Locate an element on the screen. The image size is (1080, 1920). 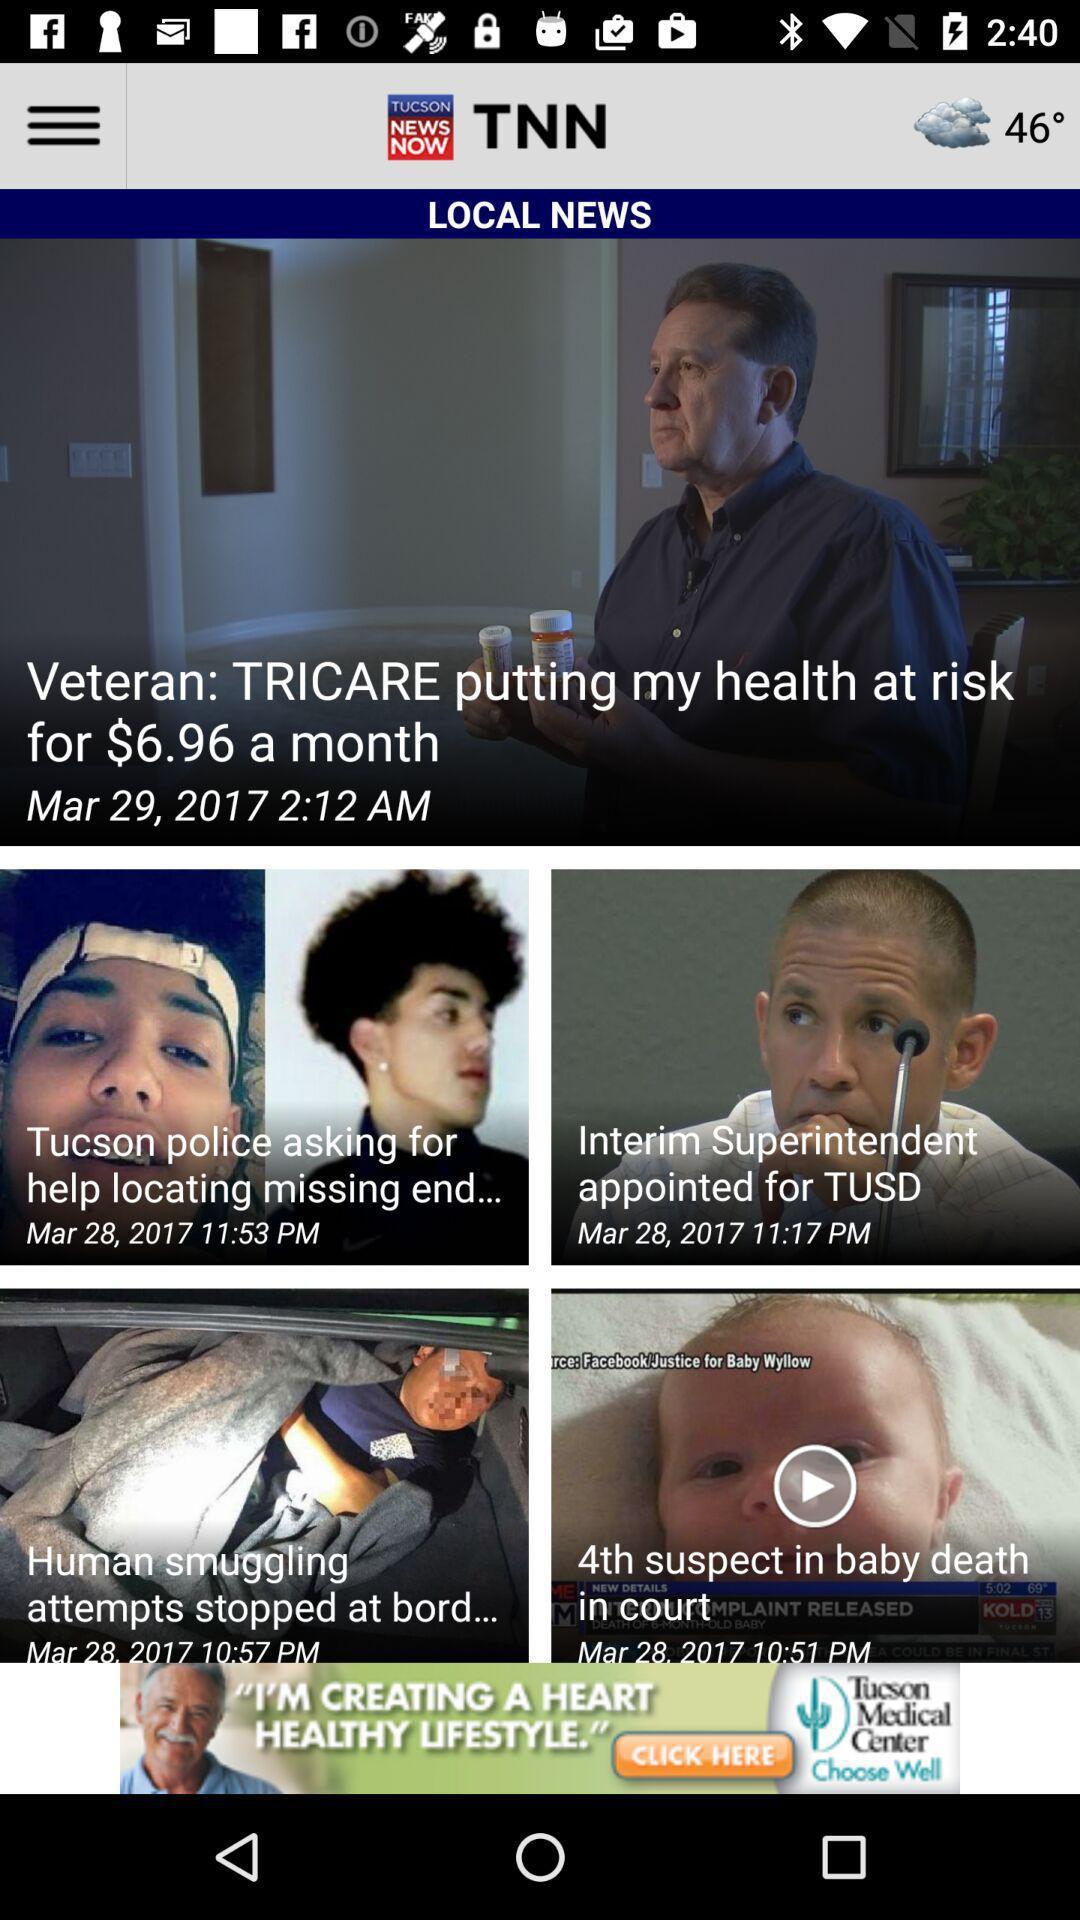
the menu icon is located at coordinates (61, 124).